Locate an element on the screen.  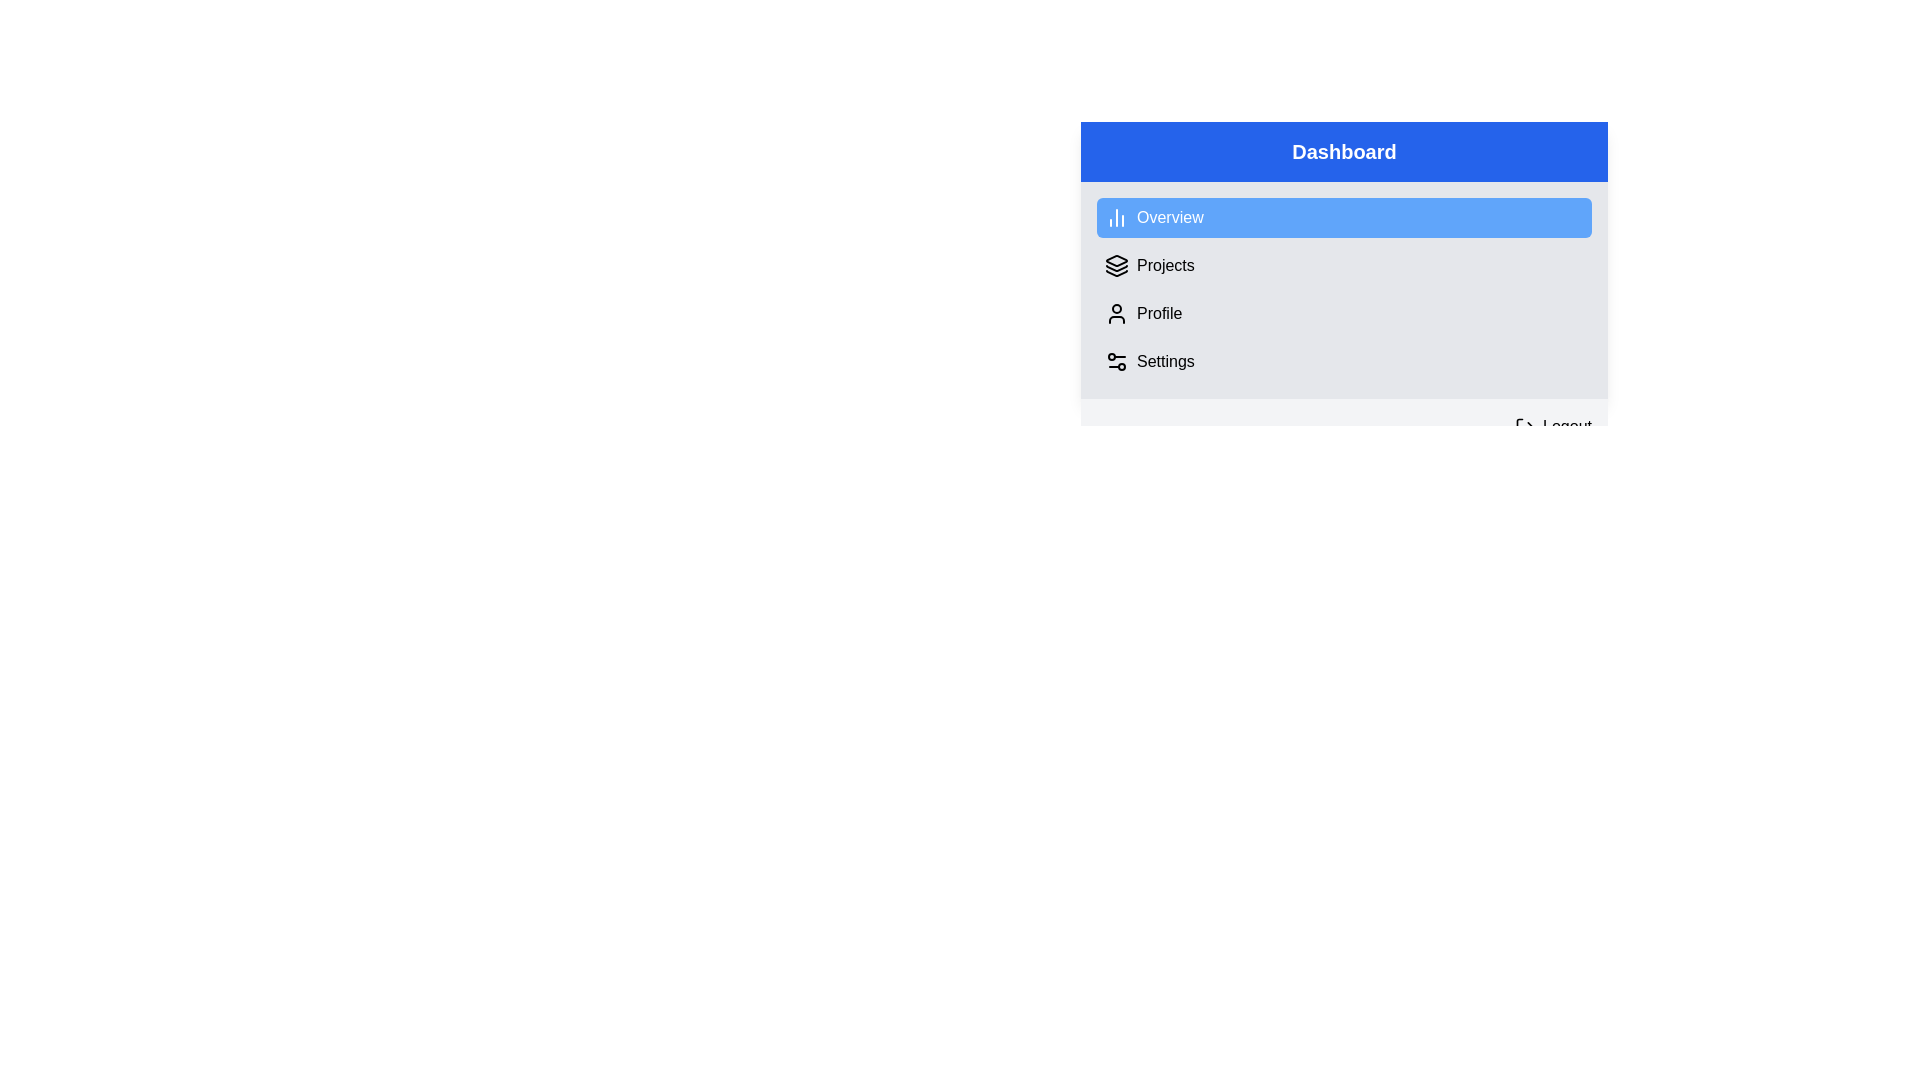
the TextLabel that serves as the header for the navigation panel, indicating the section's overall content or purpose as the dashboard is located at coordinates (1344, 150).